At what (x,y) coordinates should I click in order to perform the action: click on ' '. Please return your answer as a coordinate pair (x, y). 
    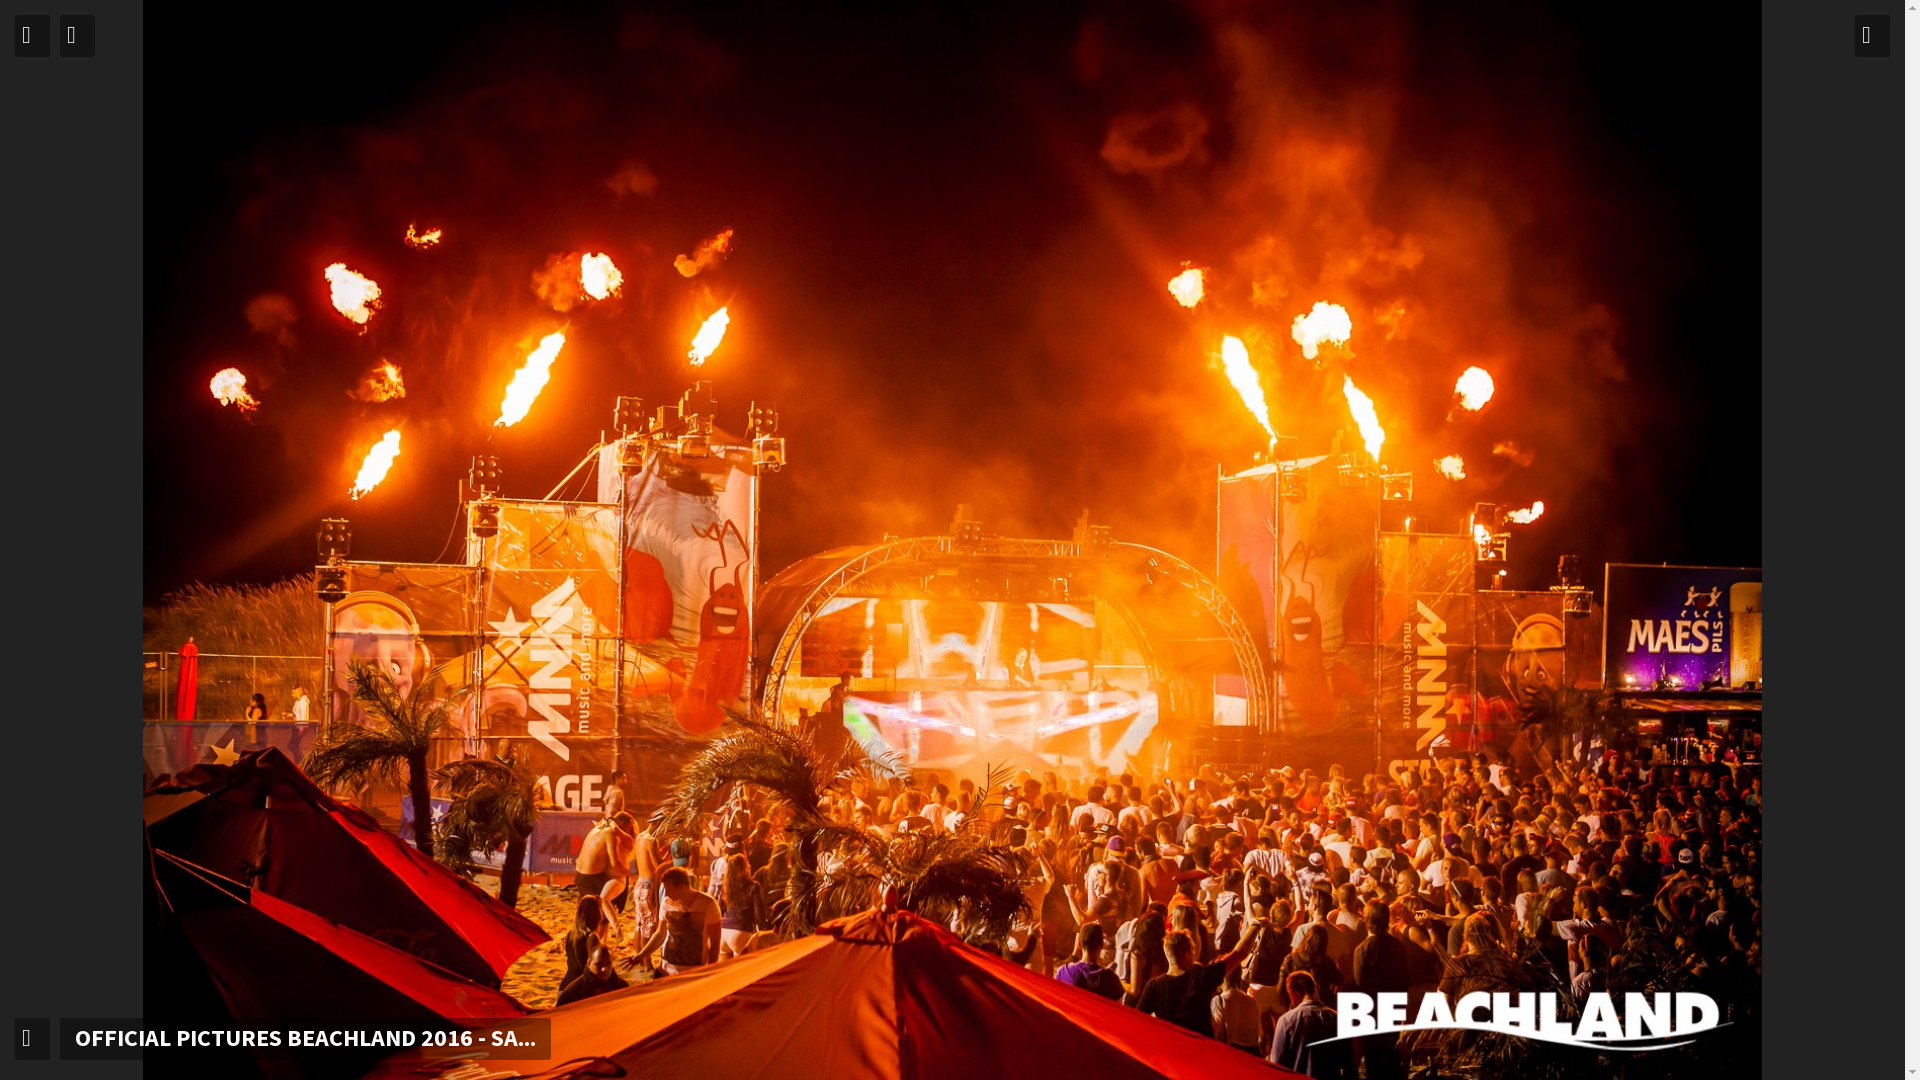
    Looking at the image, I should click on (59, 35).